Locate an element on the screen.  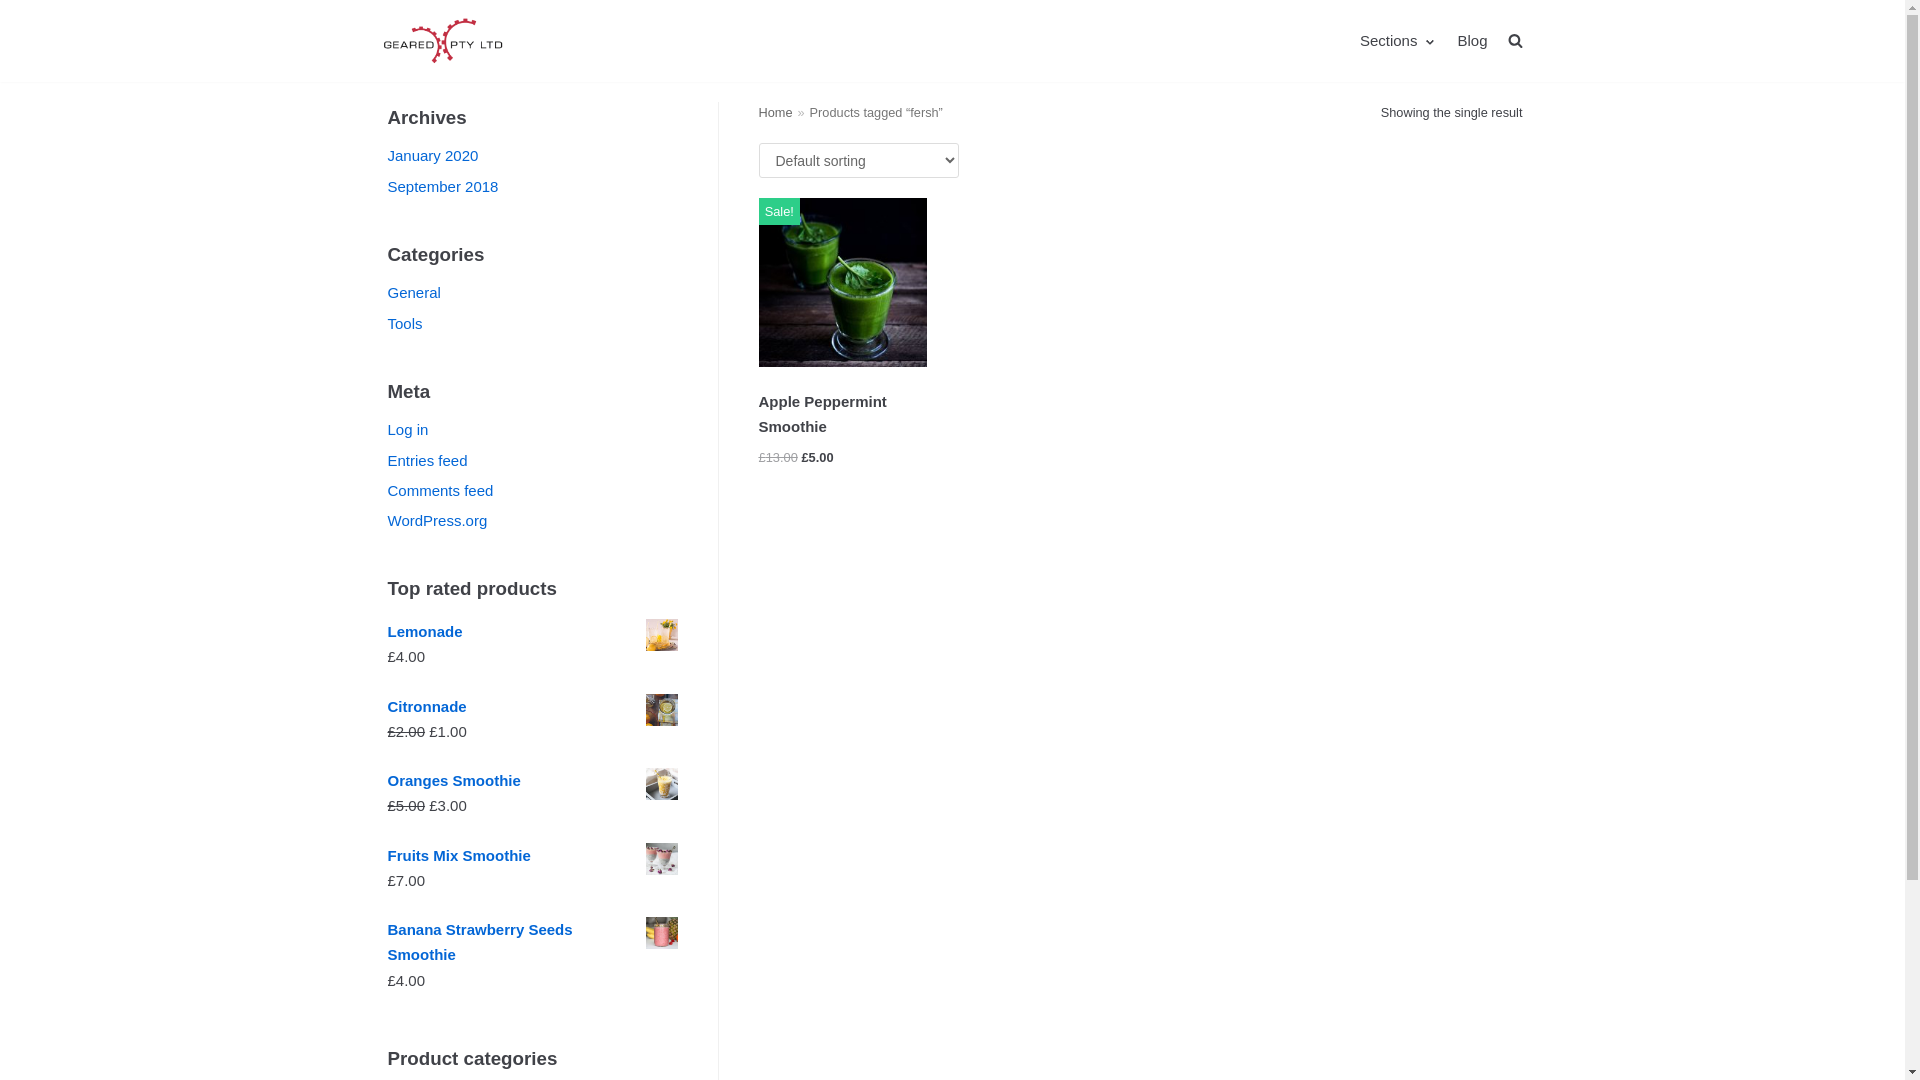
'Skip to content' is located at coordinates (19, 10).